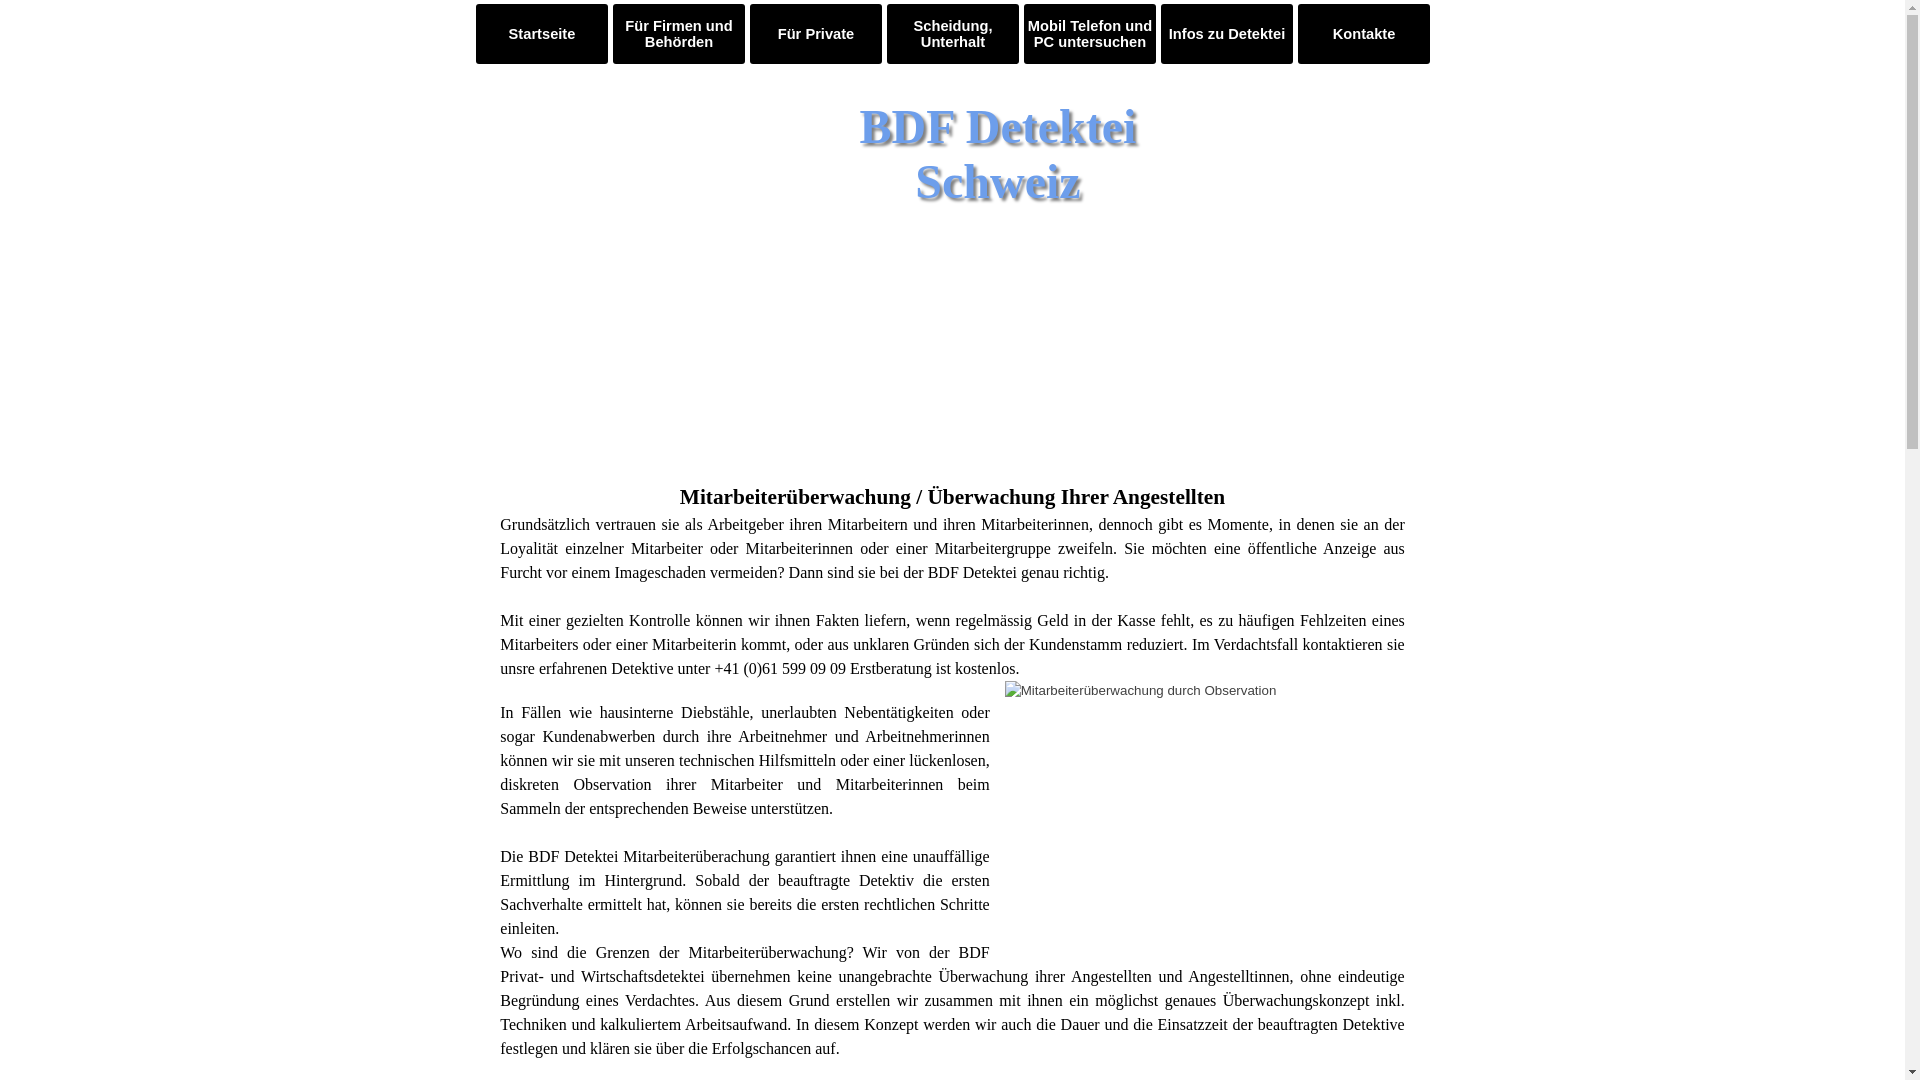 The height and width of the screenshot is (1080, 1920). I want to click on 'Startseite', so click(542, 34).